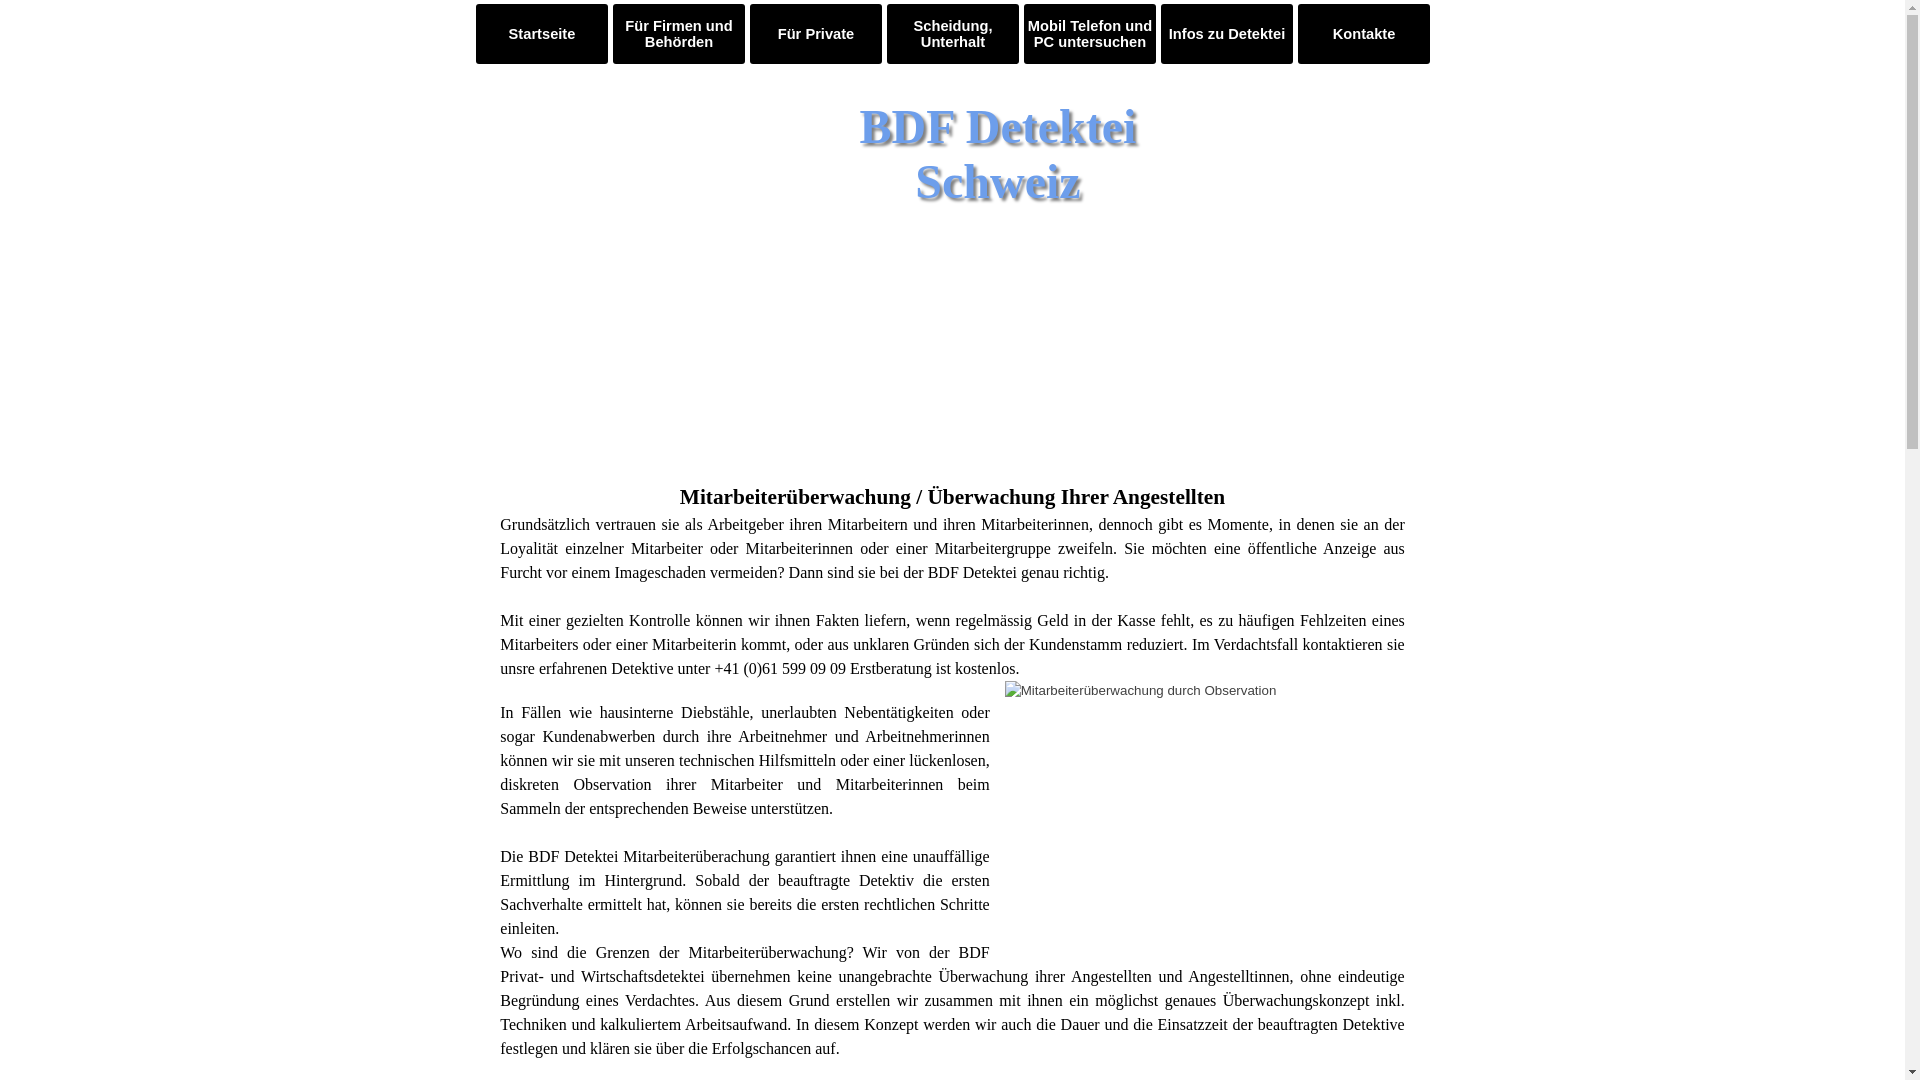 The height and width of the screenshot is (1080, 1920). I want to click on 'Startseite', so click(542, 34).